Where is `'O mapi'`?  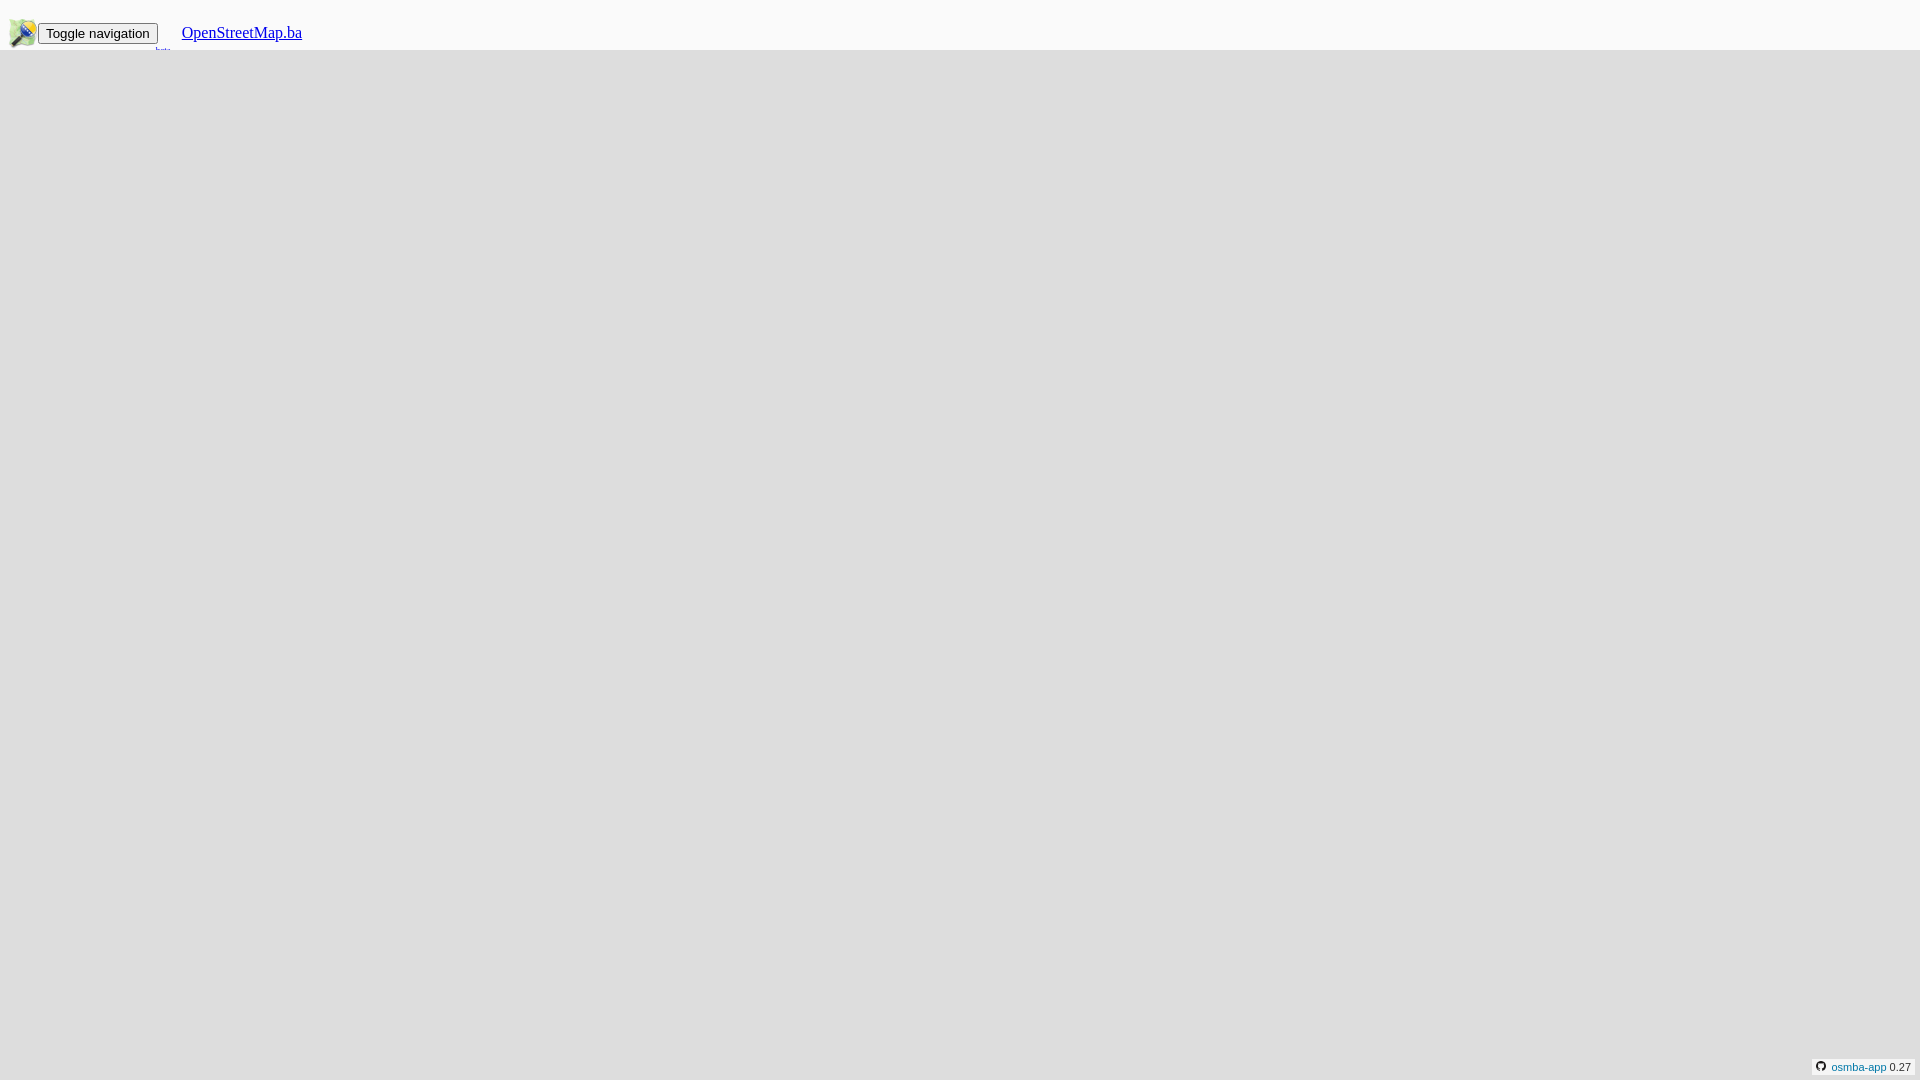 'O mapi' is located at coordinates (72, 81).